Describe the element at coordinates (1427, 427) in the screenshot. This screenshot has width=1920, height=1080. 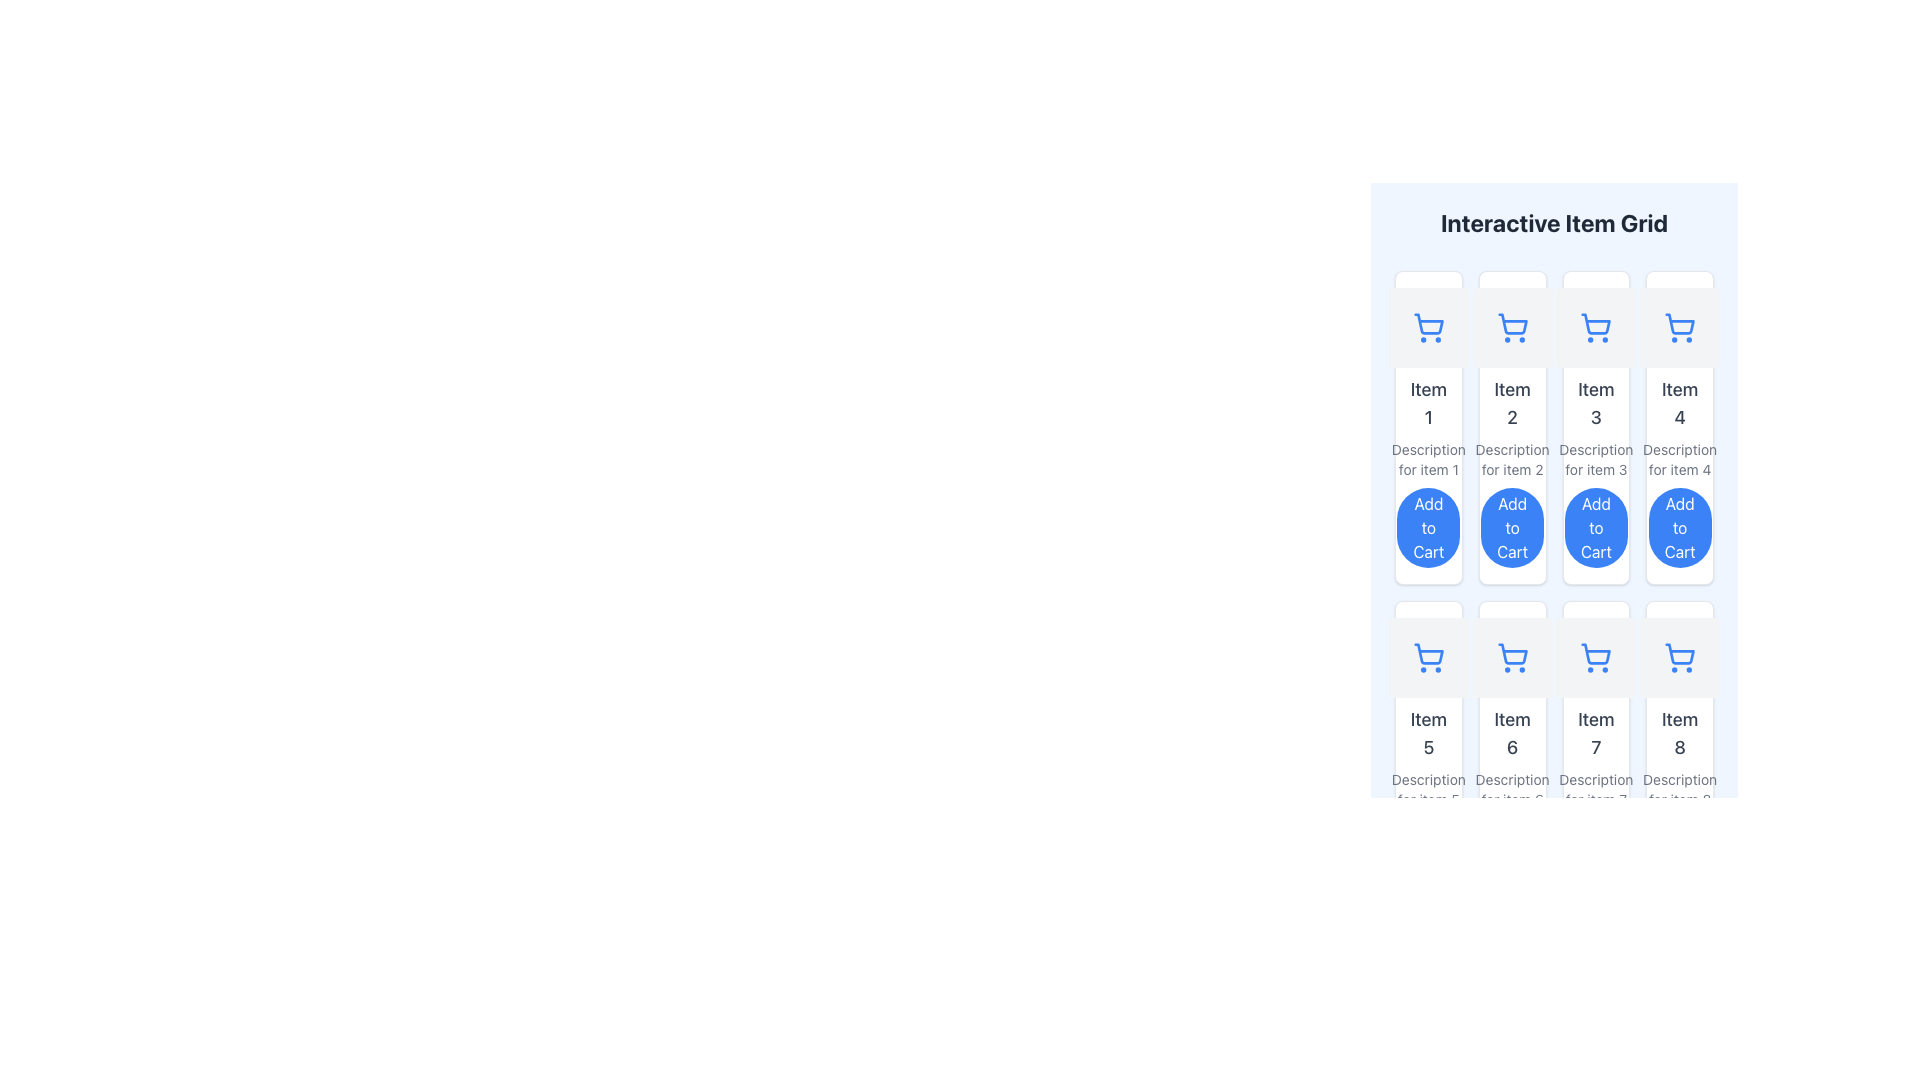
I see `item details presented on the Product card labeled 'Item 1', including the title and description, which is located in the top-left corner of the grid layout` at that location.